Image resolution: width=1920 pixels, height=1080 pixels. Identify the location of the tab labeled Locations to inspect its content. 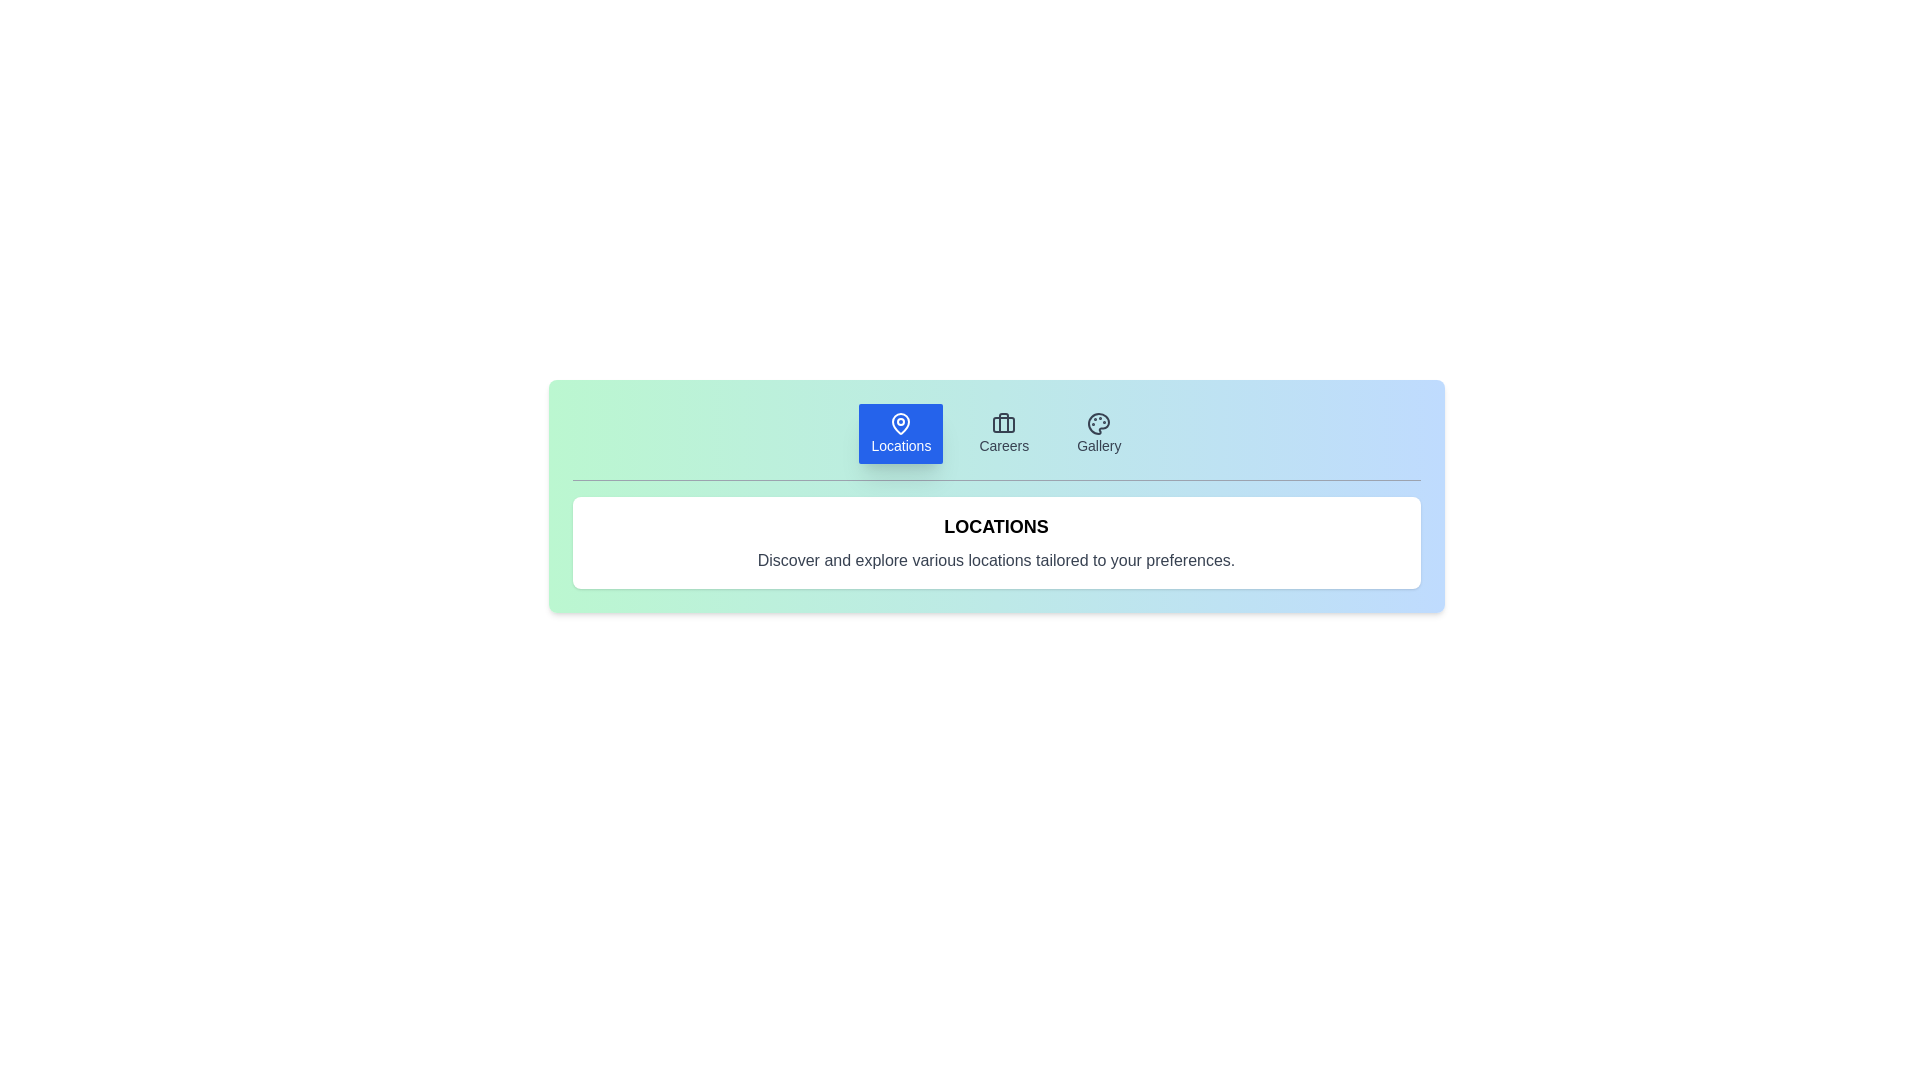
(900, 433).